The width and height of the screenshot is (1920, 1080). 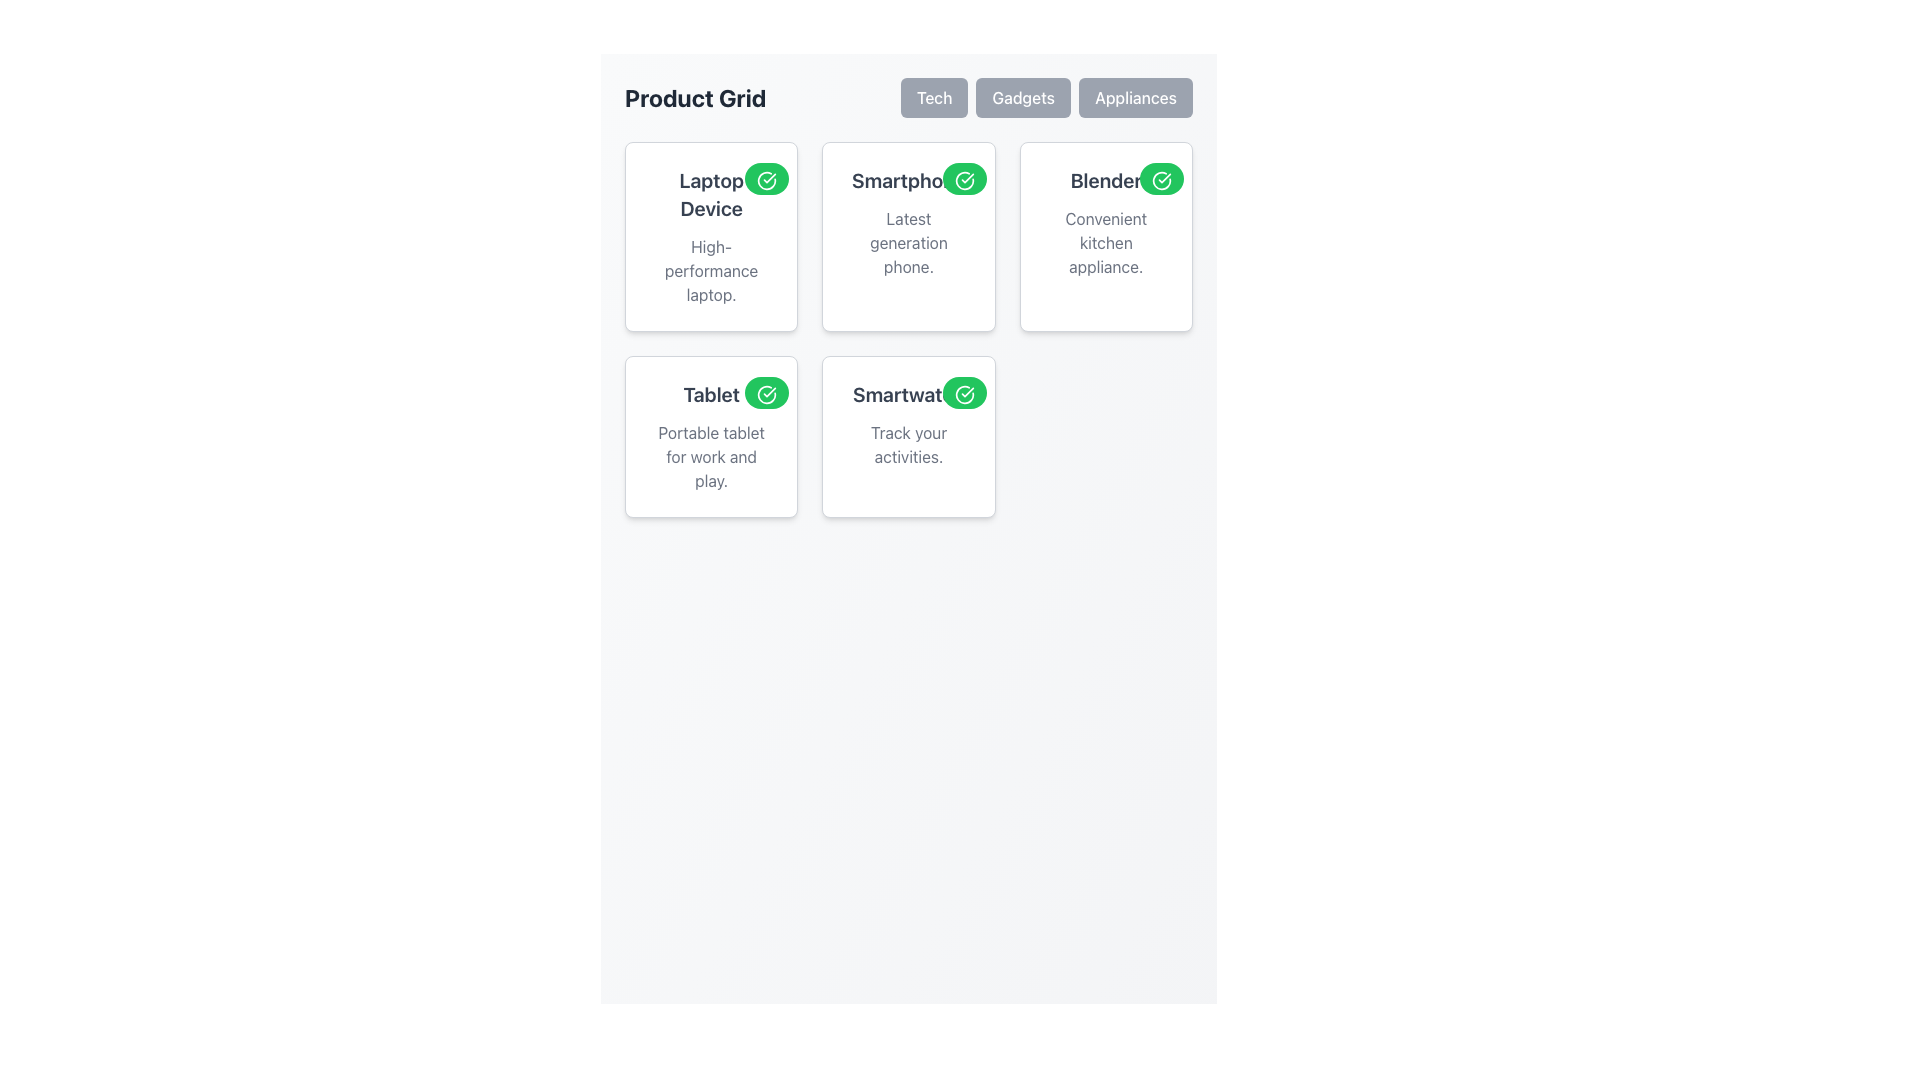 What do you see at coordinates (1161, 177) in the screenshot?
I see `the circular green confirmation button with a white check icon located at the top-right corner of the 'Blender' product card` at bounding box center [1161, 177].